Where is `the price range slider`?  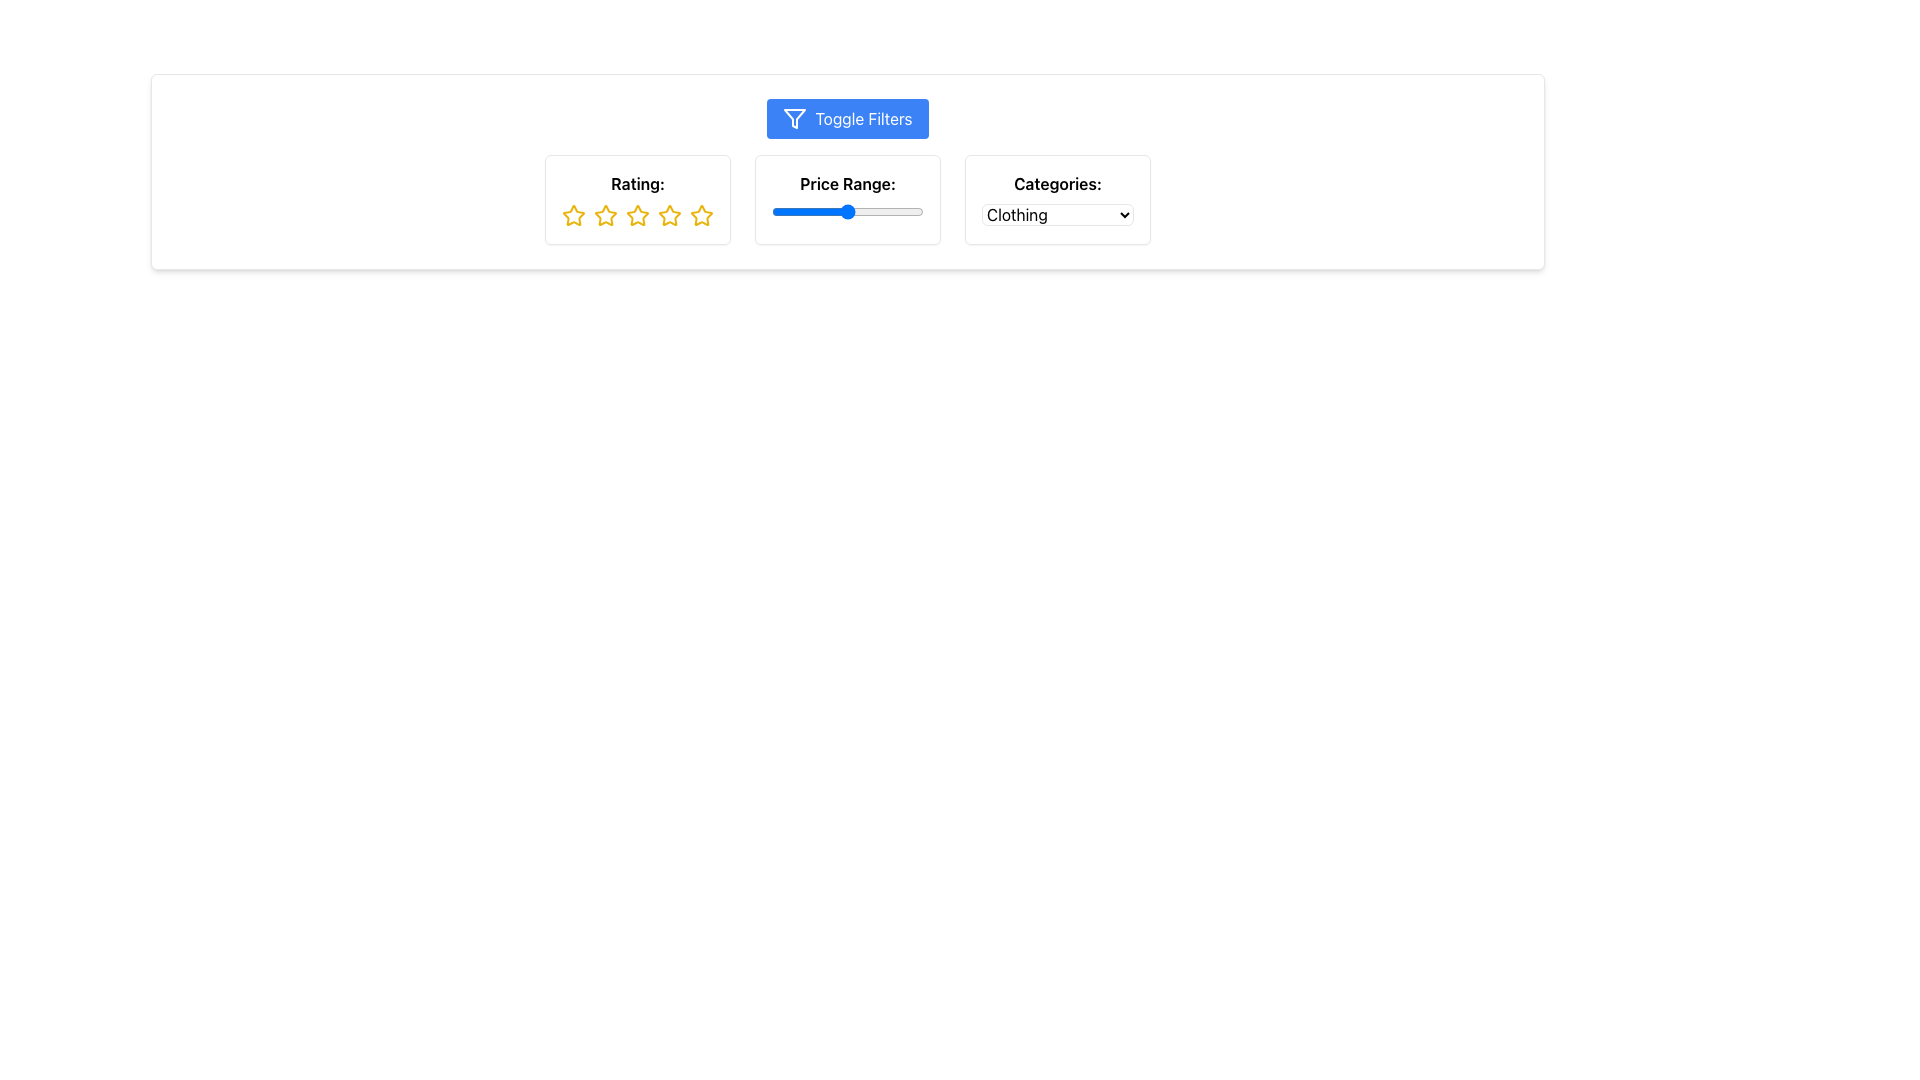
the price range slider is located at coordinates (837, 212).